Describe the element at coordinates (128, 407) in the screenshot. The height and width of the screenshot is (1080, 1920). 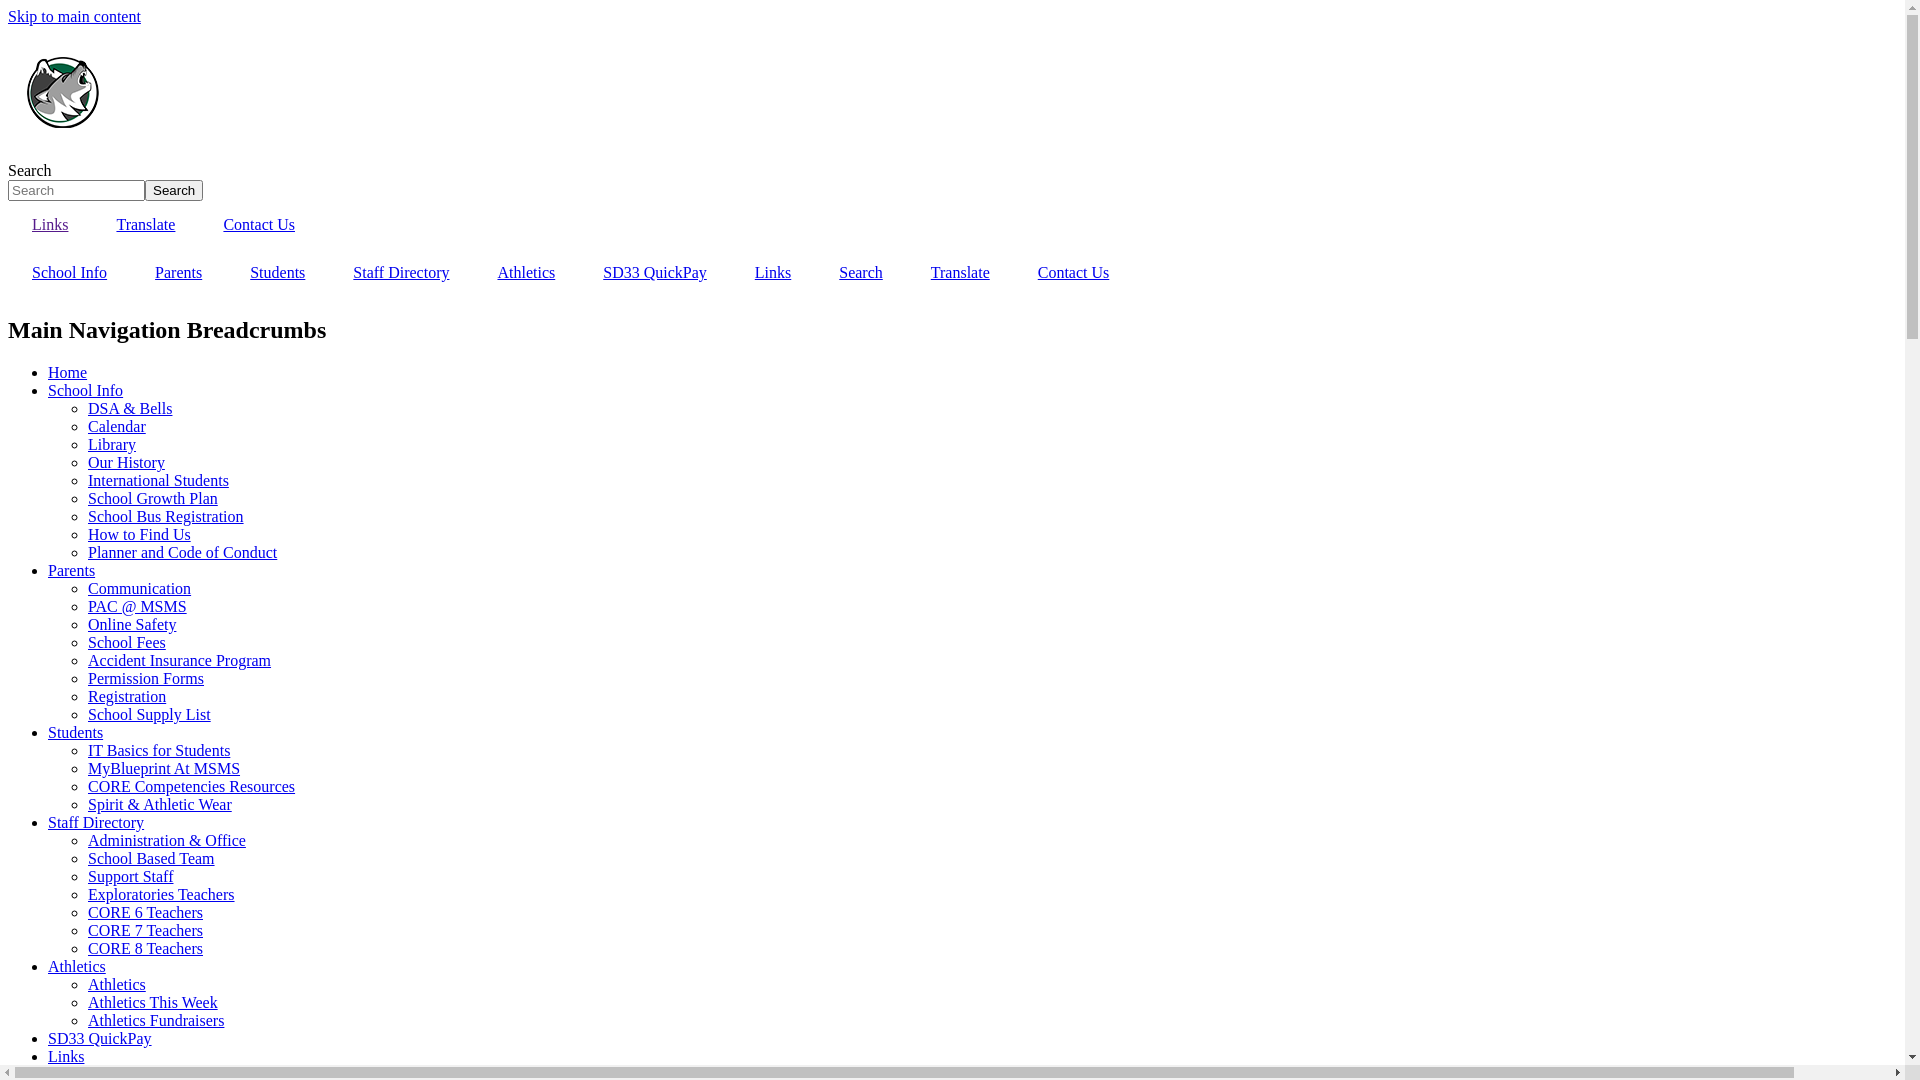
I see `'DSA & Bells'` at that location.